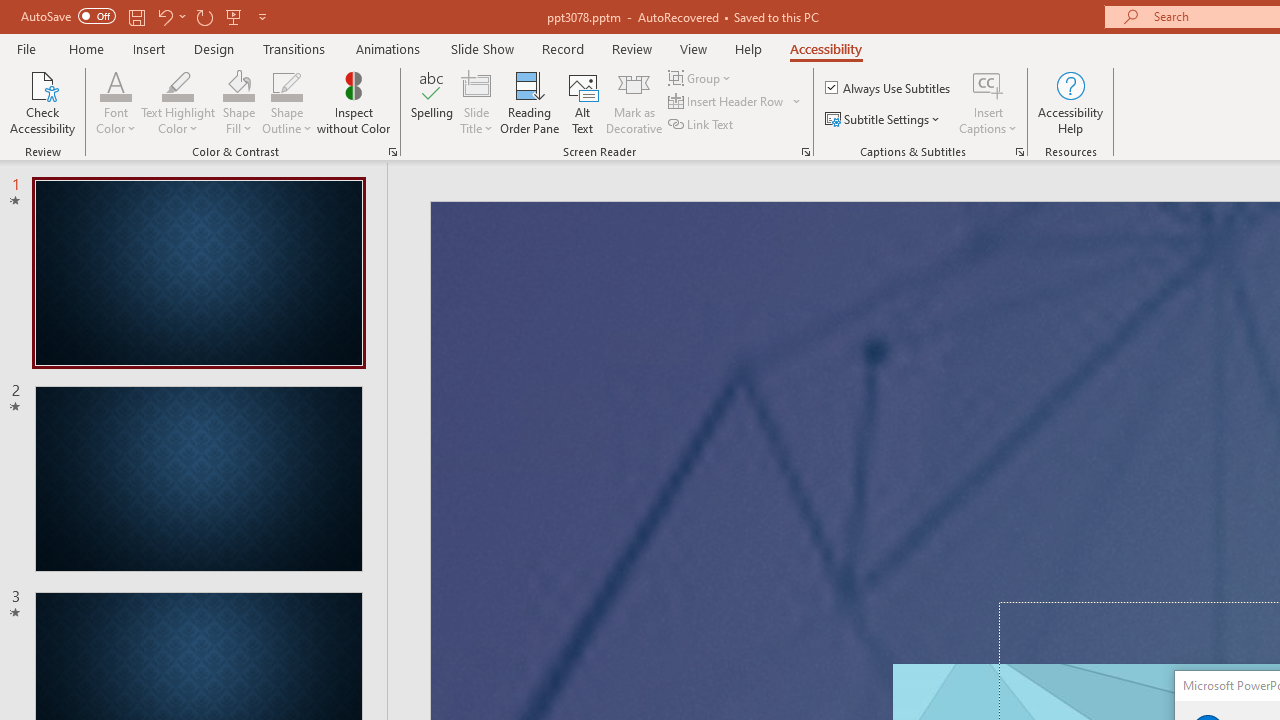 The width and height of the screenshot is (1280, 720). What do you see at coordinates (1020, 150) in the screenshot?
I see `'Captions & Subtitles'` at bounding box center [1020, 150].